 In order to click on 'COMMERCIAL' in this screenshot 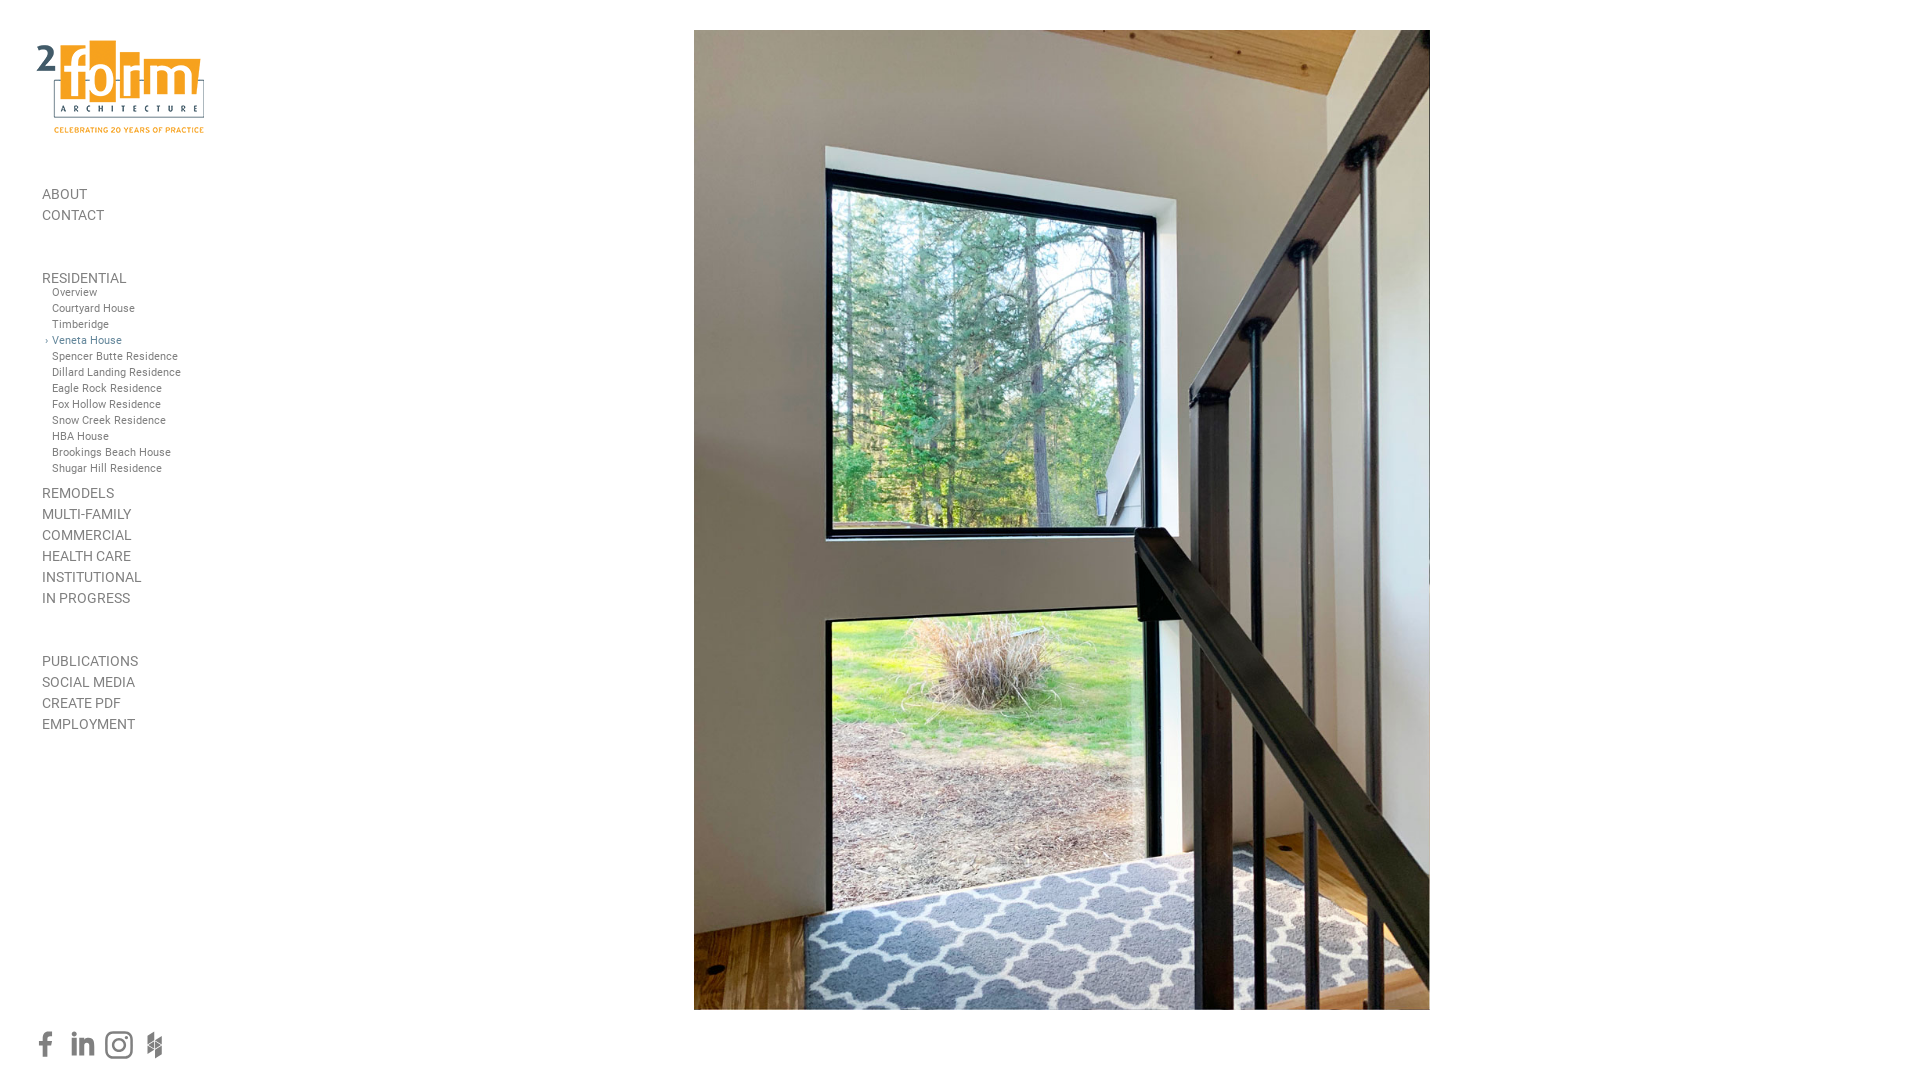, I will do `click(85, 534)`.